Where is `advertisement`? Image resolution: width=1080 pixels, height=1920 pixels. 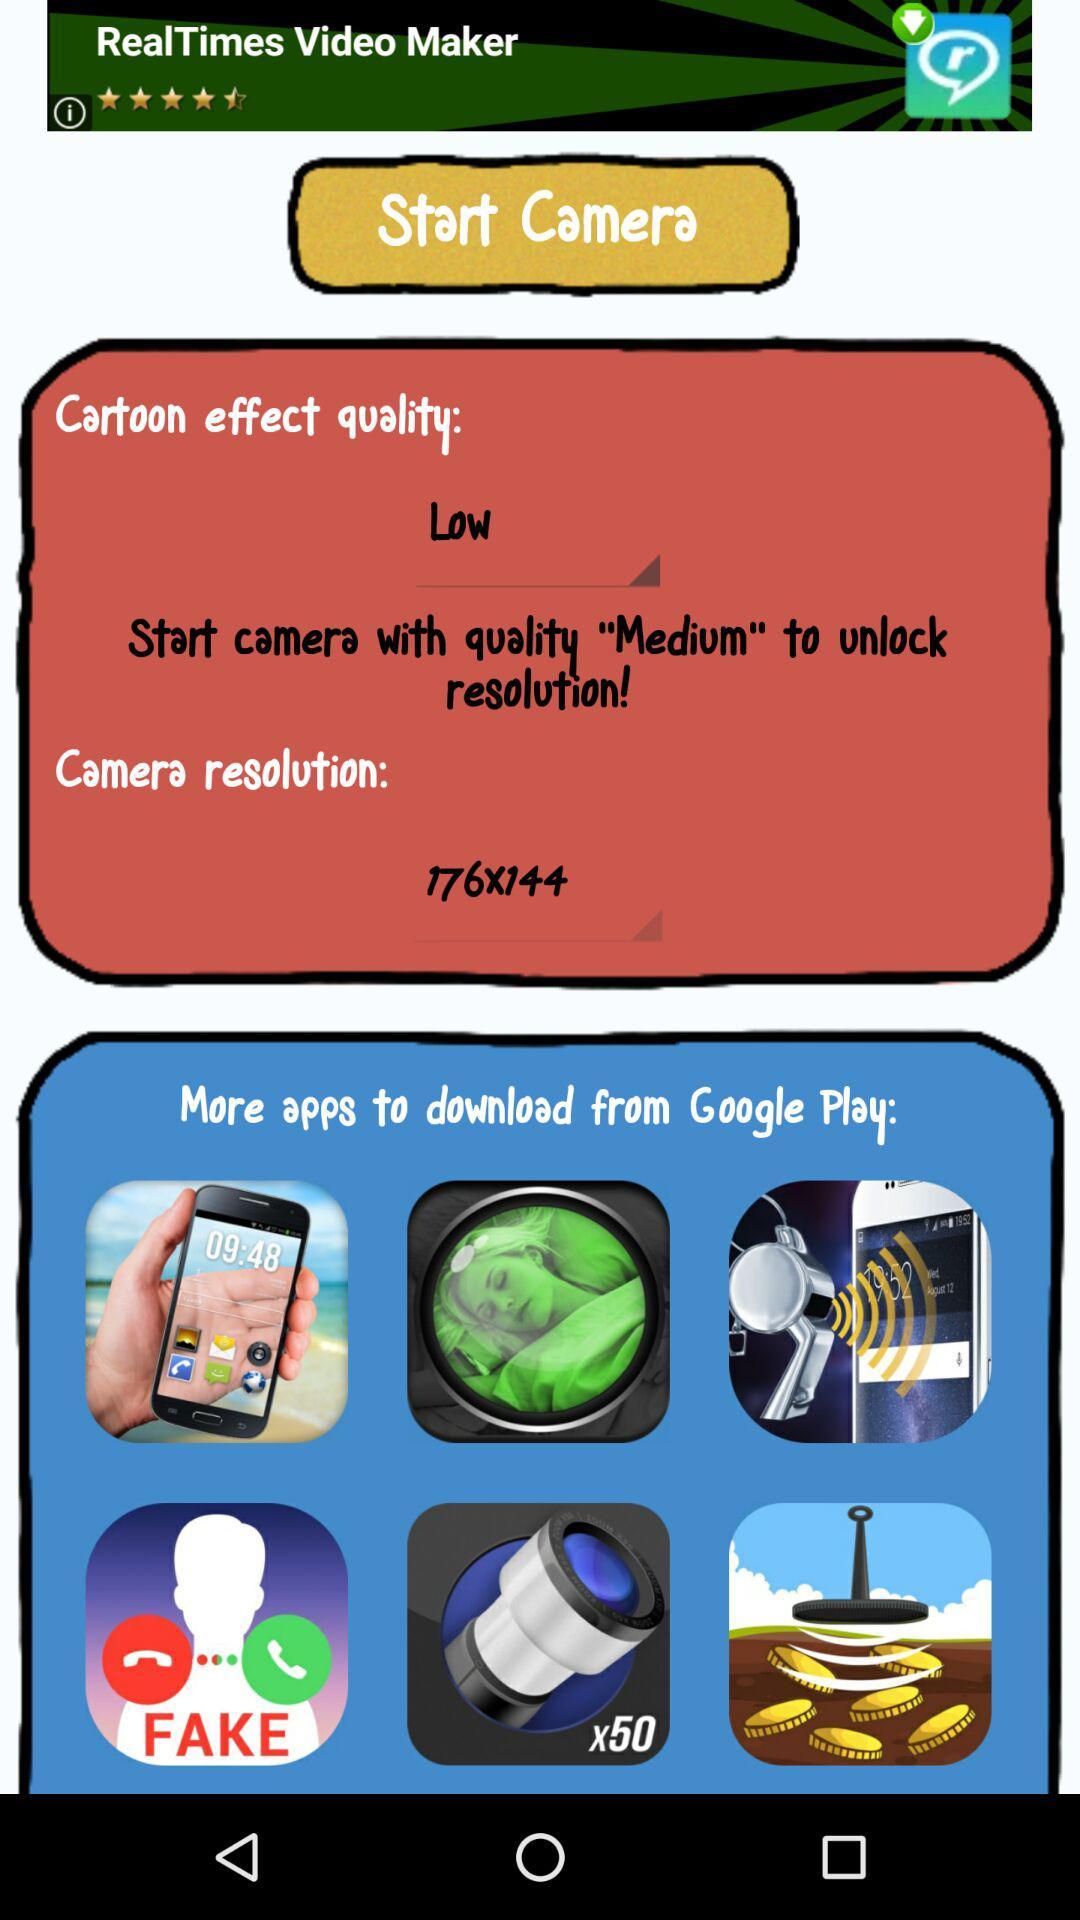 advertisement is located at coordinates (537, 1633).